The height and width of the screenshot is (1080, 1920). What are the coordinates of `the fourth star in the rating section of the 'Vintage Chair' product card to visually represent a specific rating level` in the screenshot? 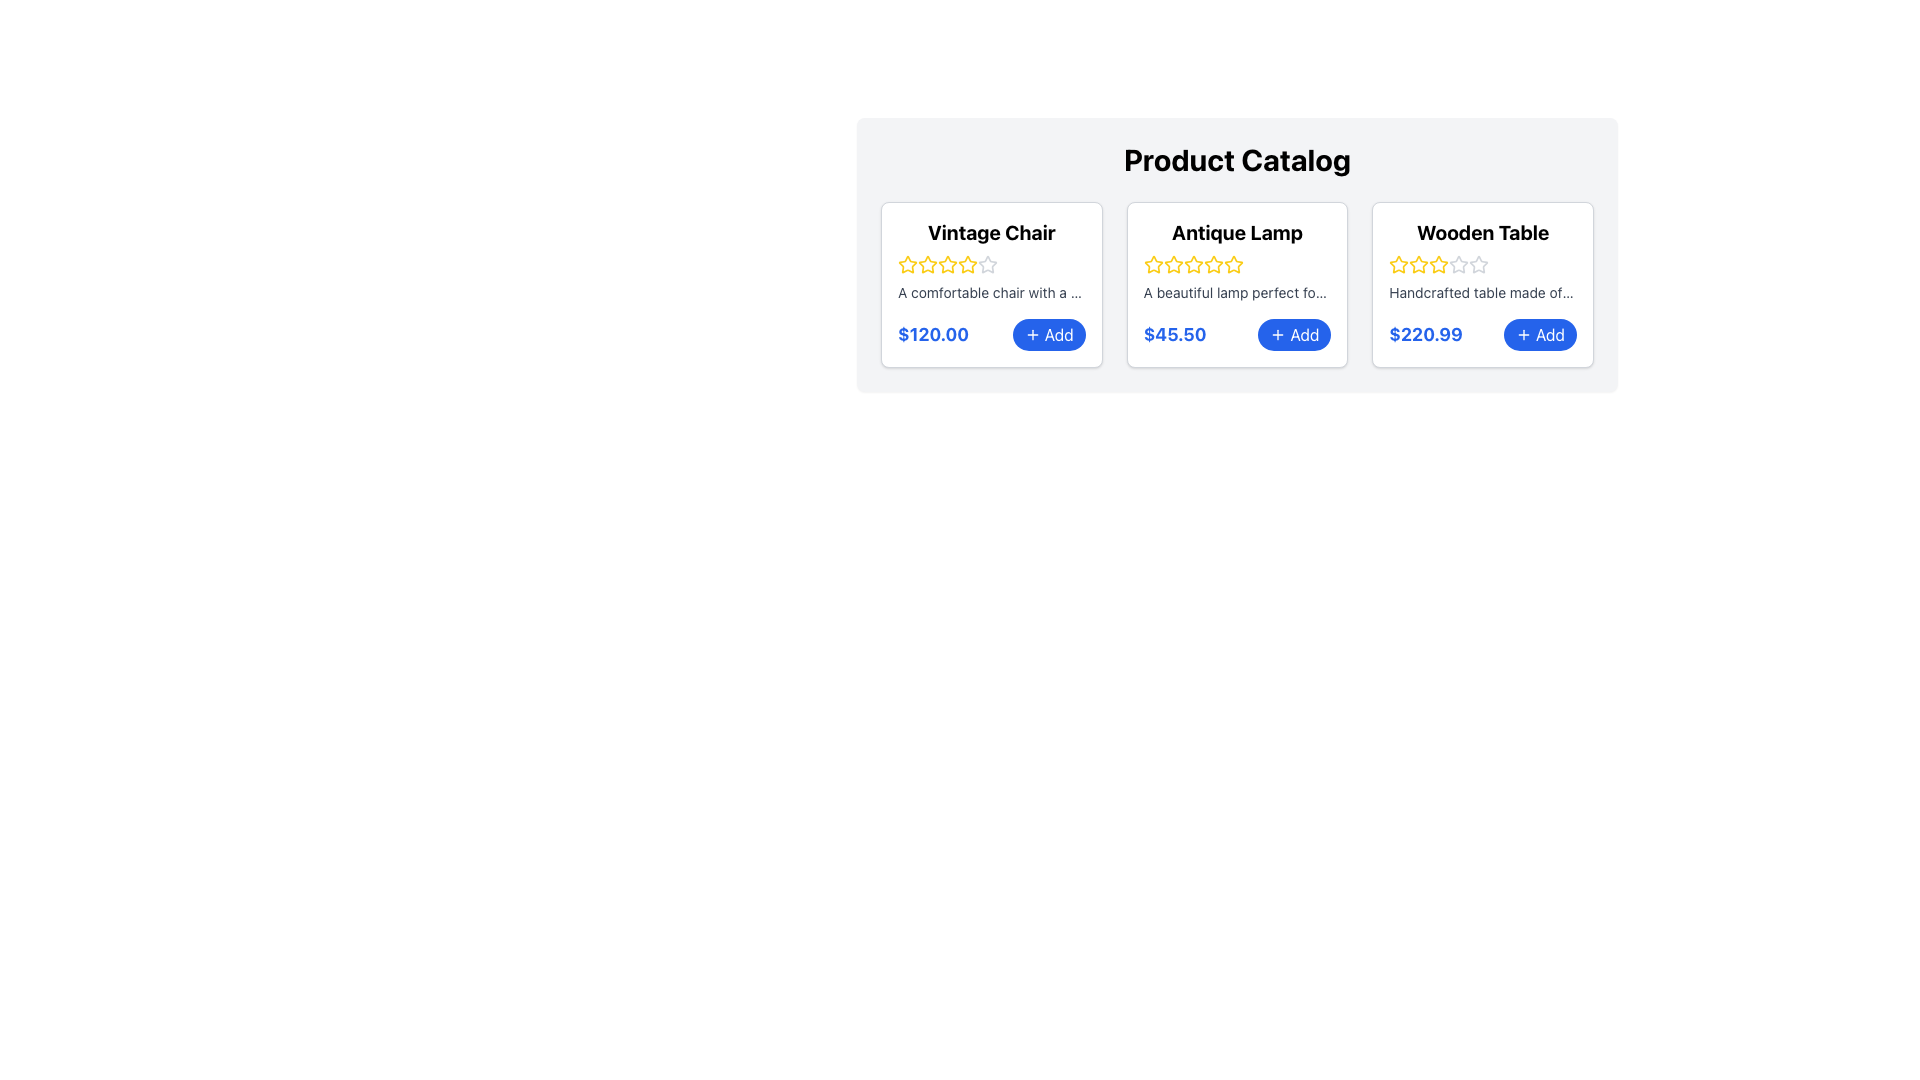 It's located at (988, 263).